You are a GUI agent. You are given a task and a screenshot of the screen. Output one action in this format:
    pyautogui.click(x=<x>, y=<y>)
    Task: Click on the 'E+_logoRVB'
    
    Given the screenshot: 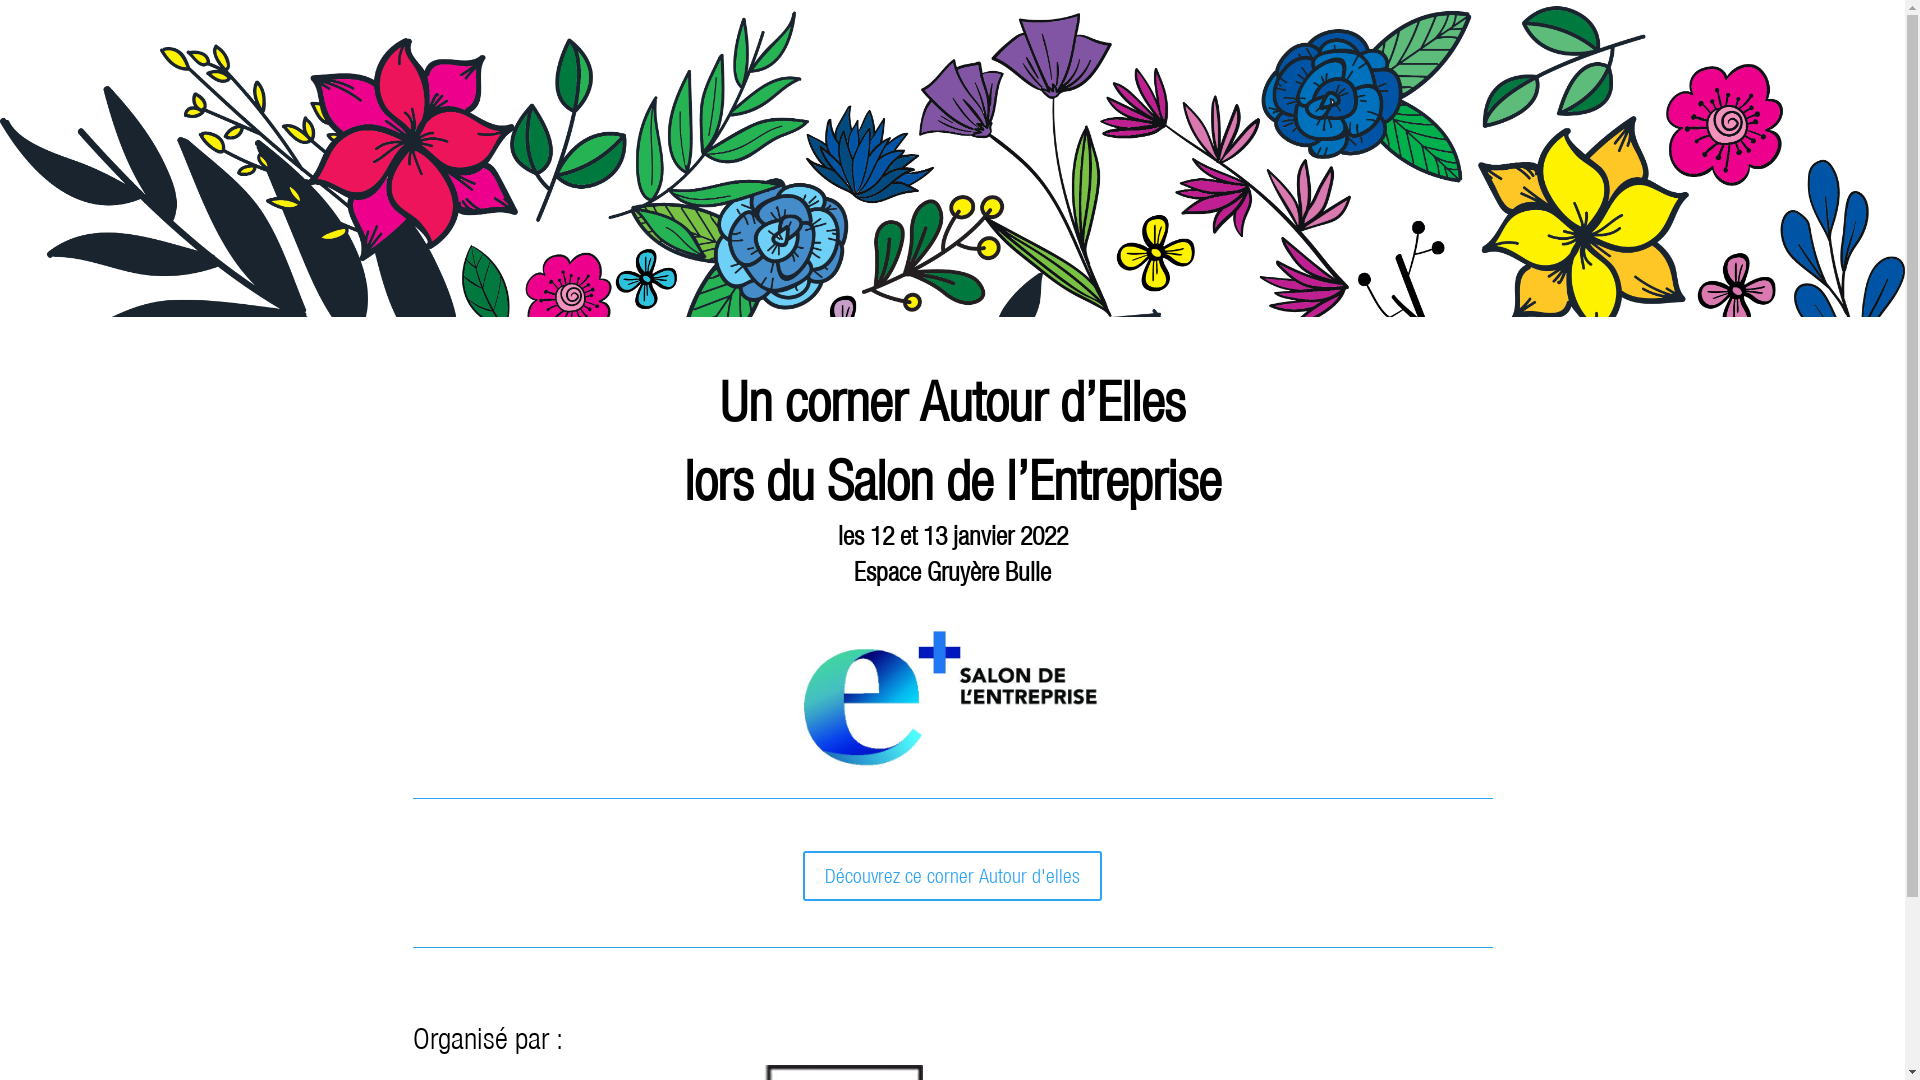 What is the action you would take?
    pyautogui.click(x=950, y=696)
    